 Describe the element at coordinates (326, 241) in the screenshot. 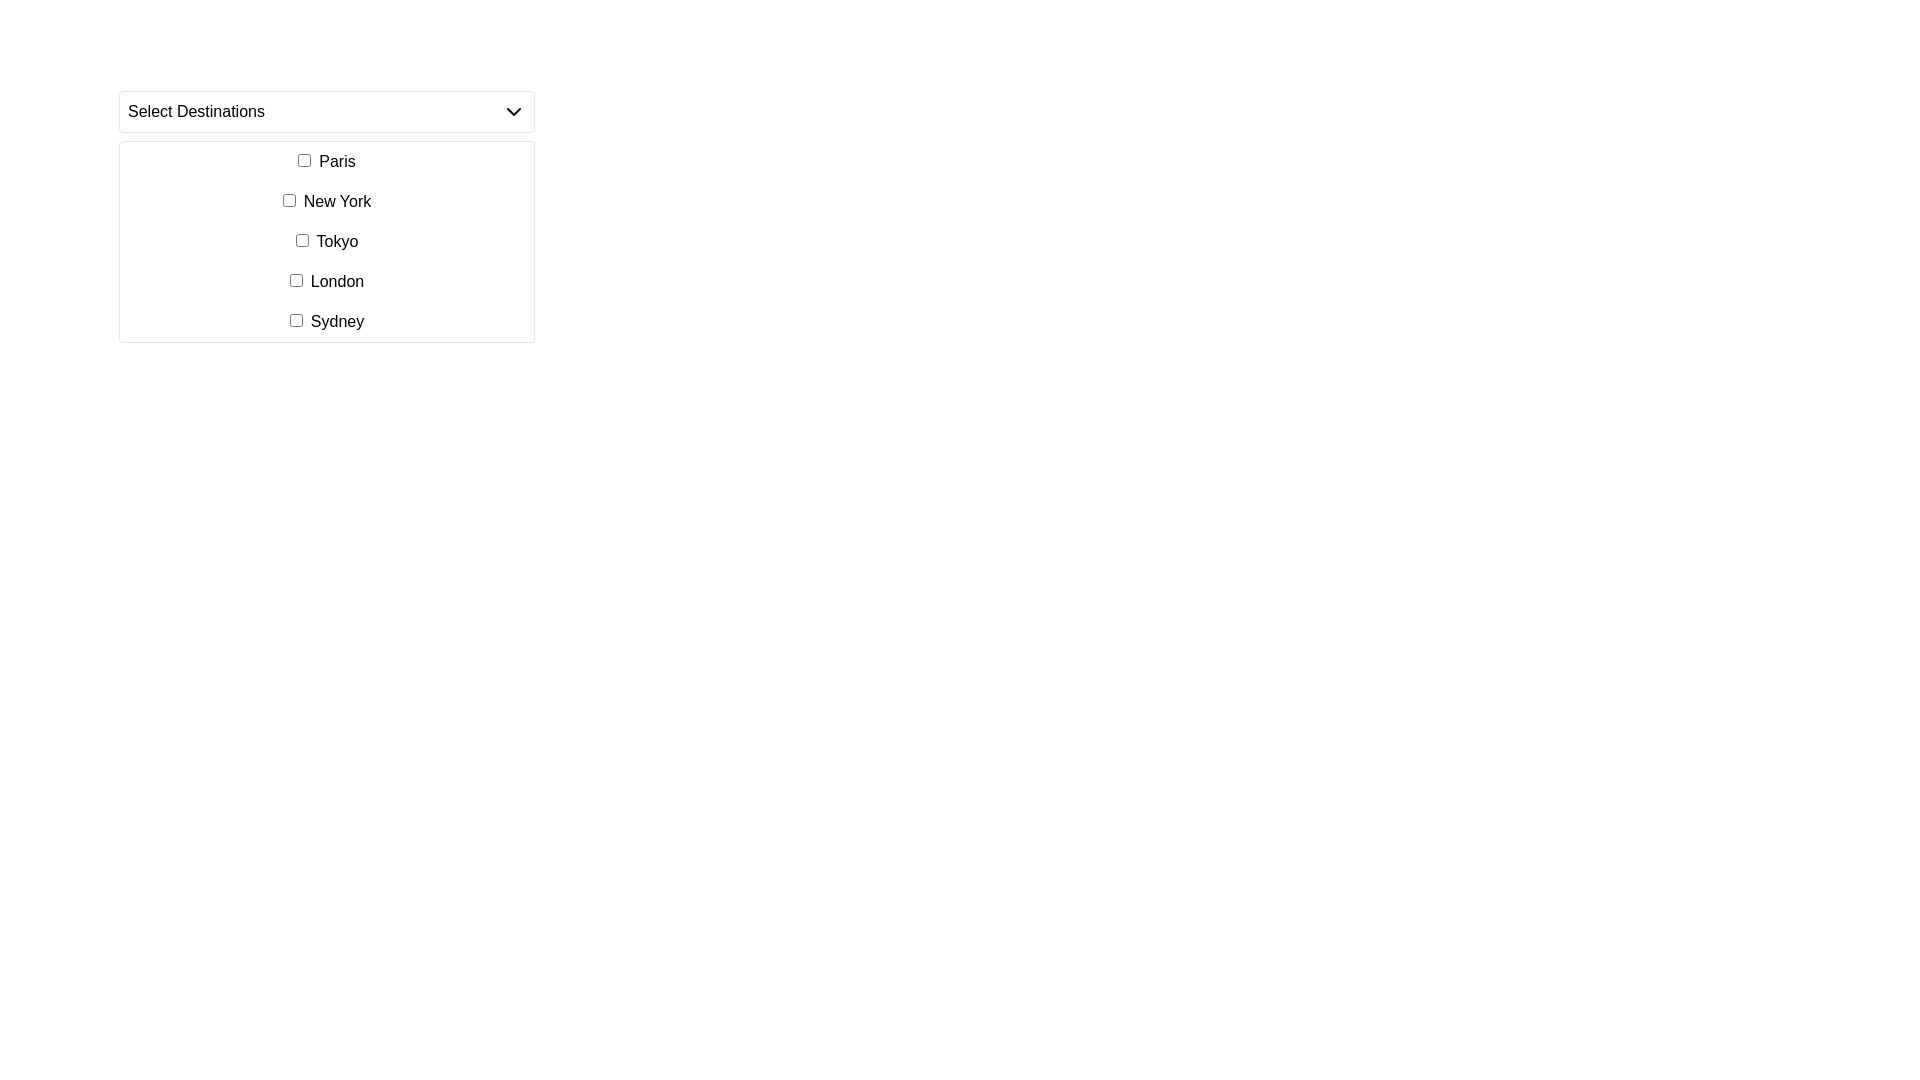

I see `the dropdown list containing checkboxes and labels to read the options available for selection, including Paris, New York, Tokyo, London, and Sydney` at that location.